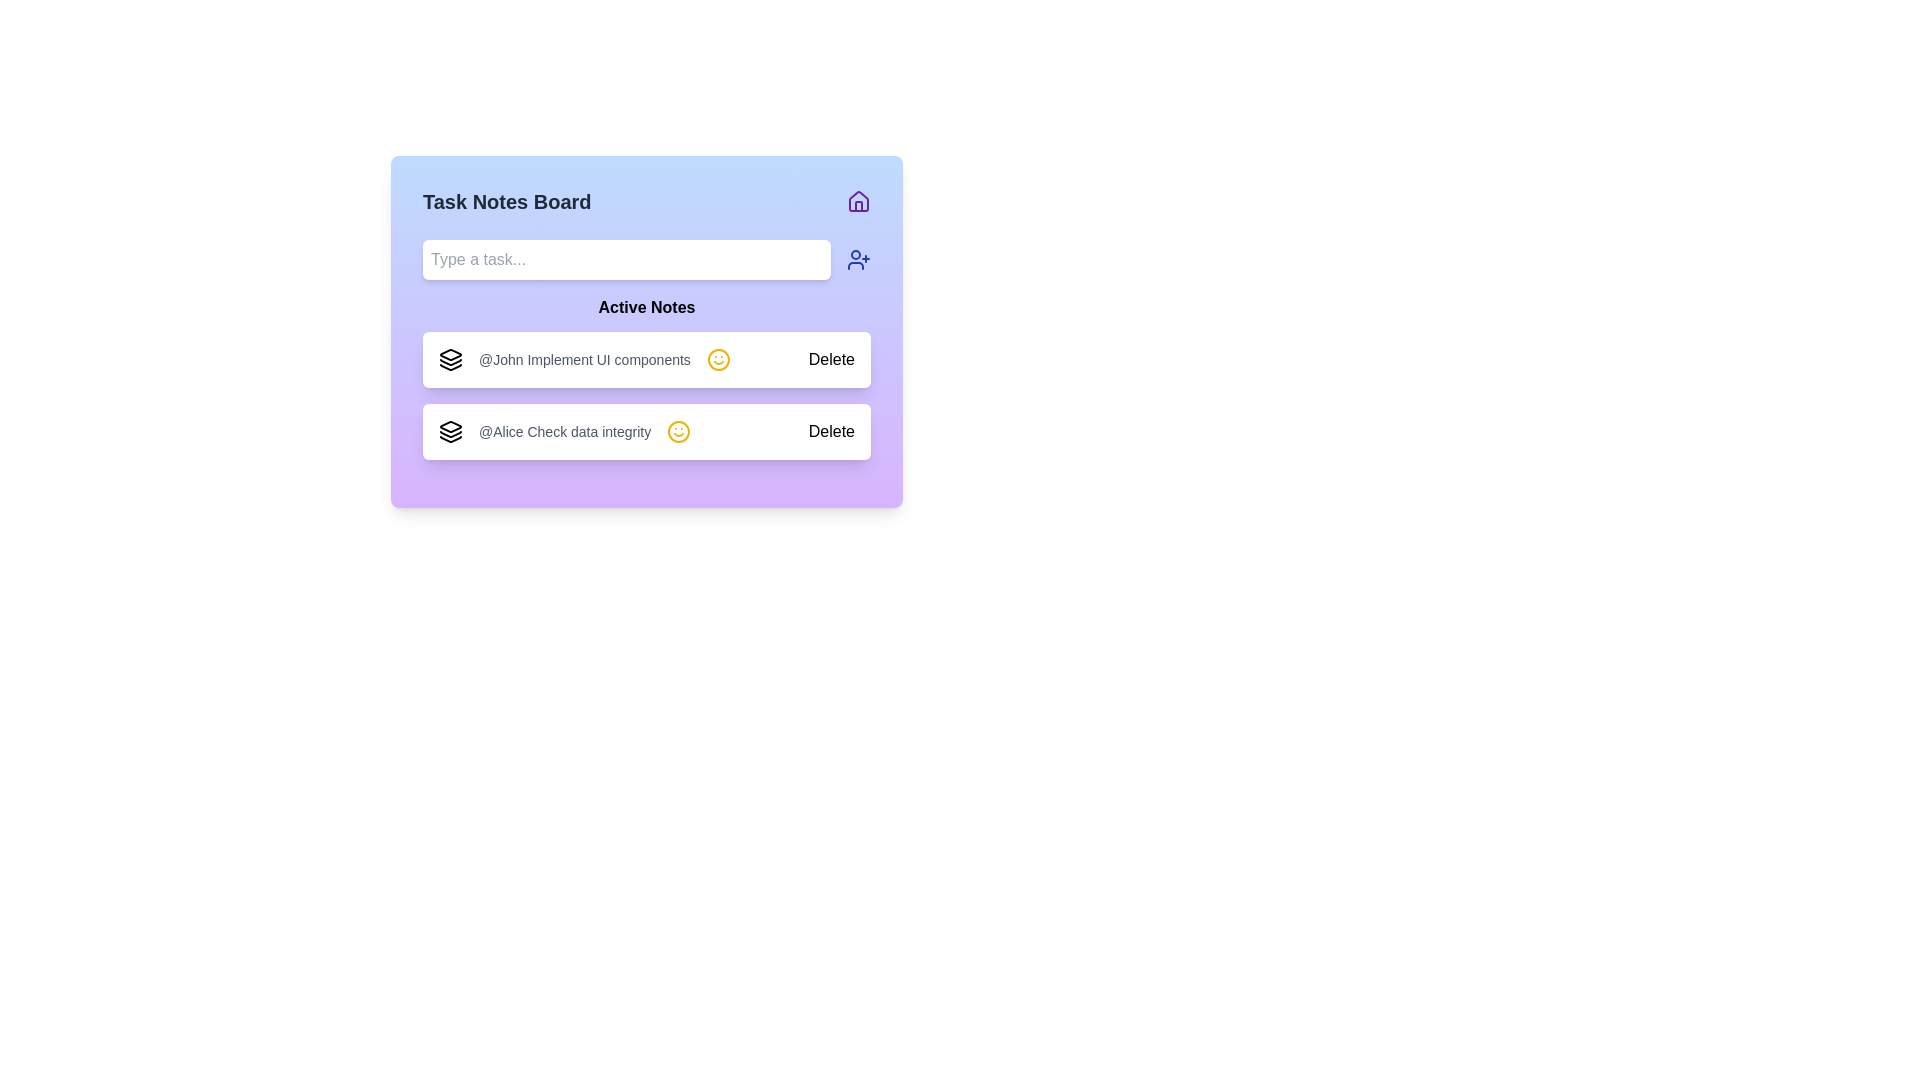 Image resolution: width=1920 pixels, height=1080 pixels. What do you see at coordinates (450, 431) in the screenshot?
I see `the icon located at the top-left corner of the task item row for '@Alice Check data integrity', which visually indicates the type of activity associated with this task` at bounding box center [450, 431].